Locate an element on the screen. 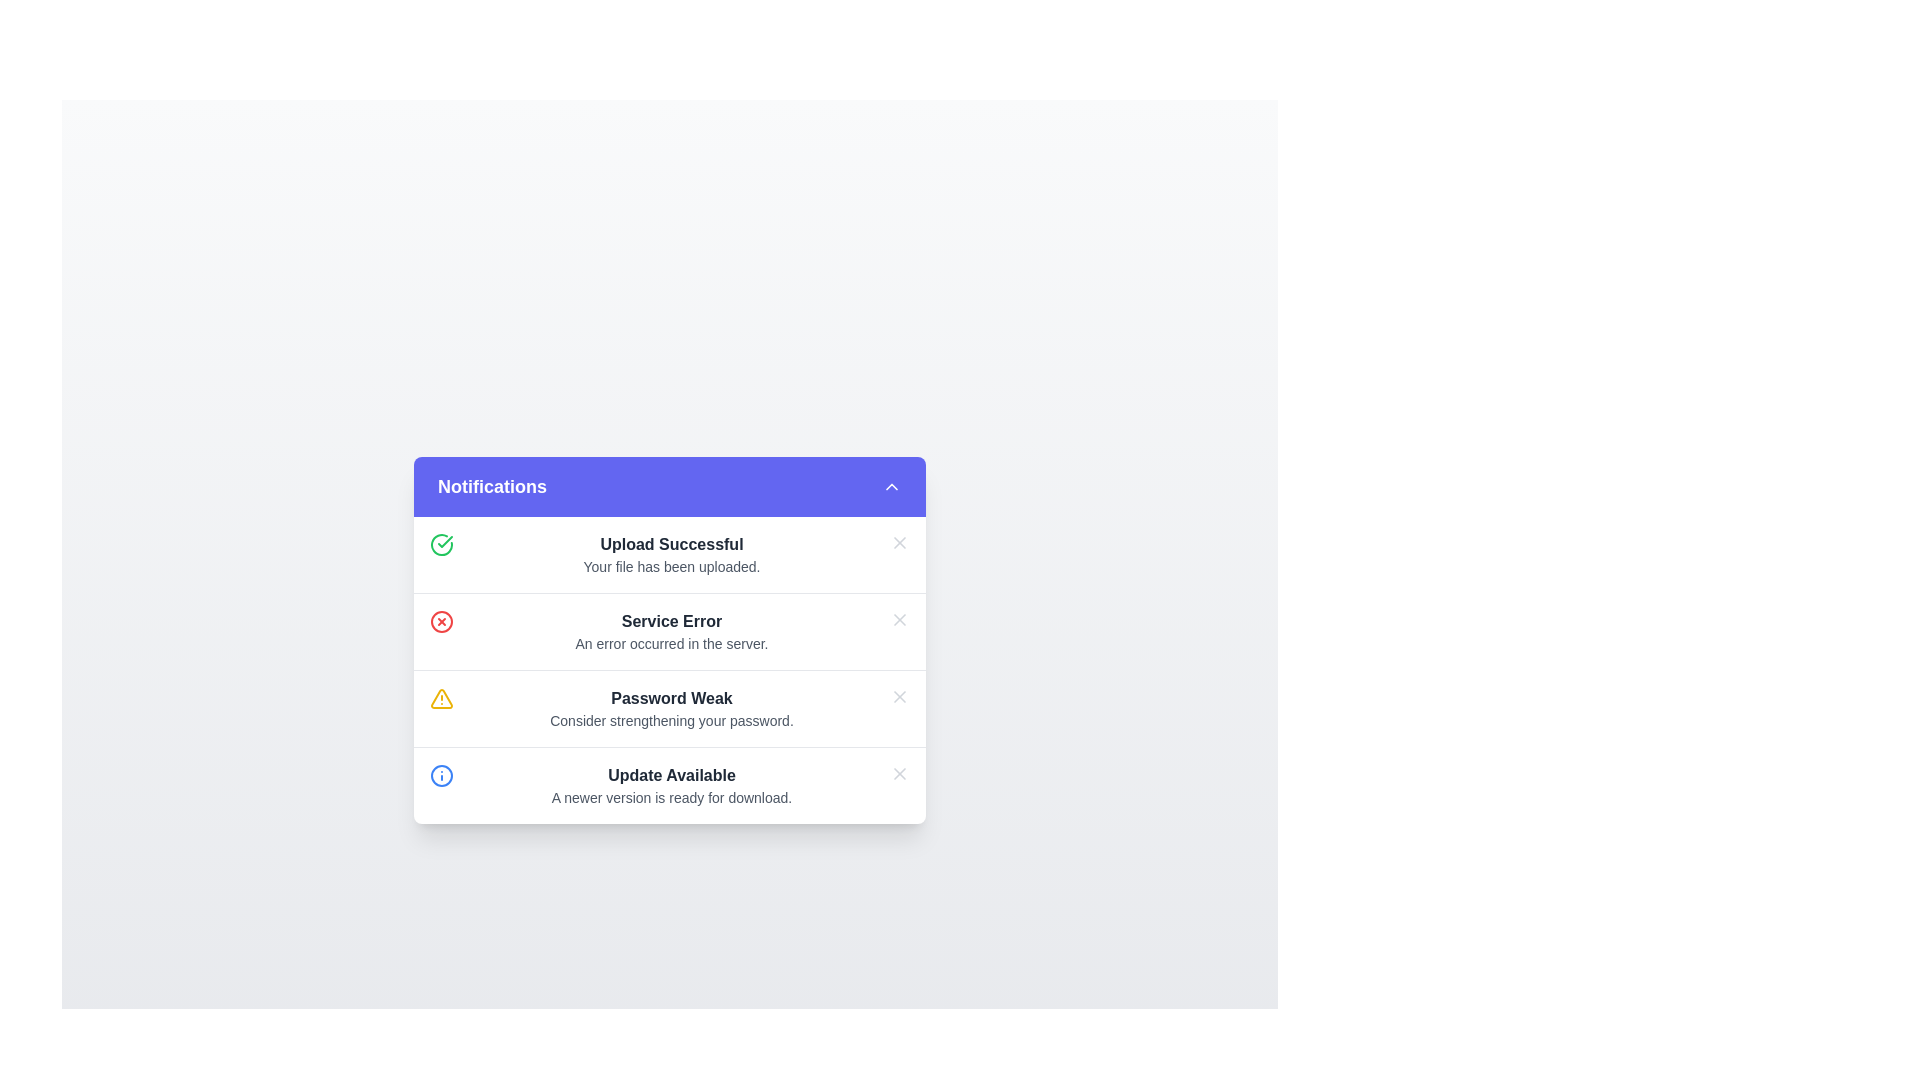 This screenshot has width=1920, height=1080. the warning icon located in the third row of the notification card layout, preceding the text 'Password Weak', to address the warning is located at coordinates (440, 697).